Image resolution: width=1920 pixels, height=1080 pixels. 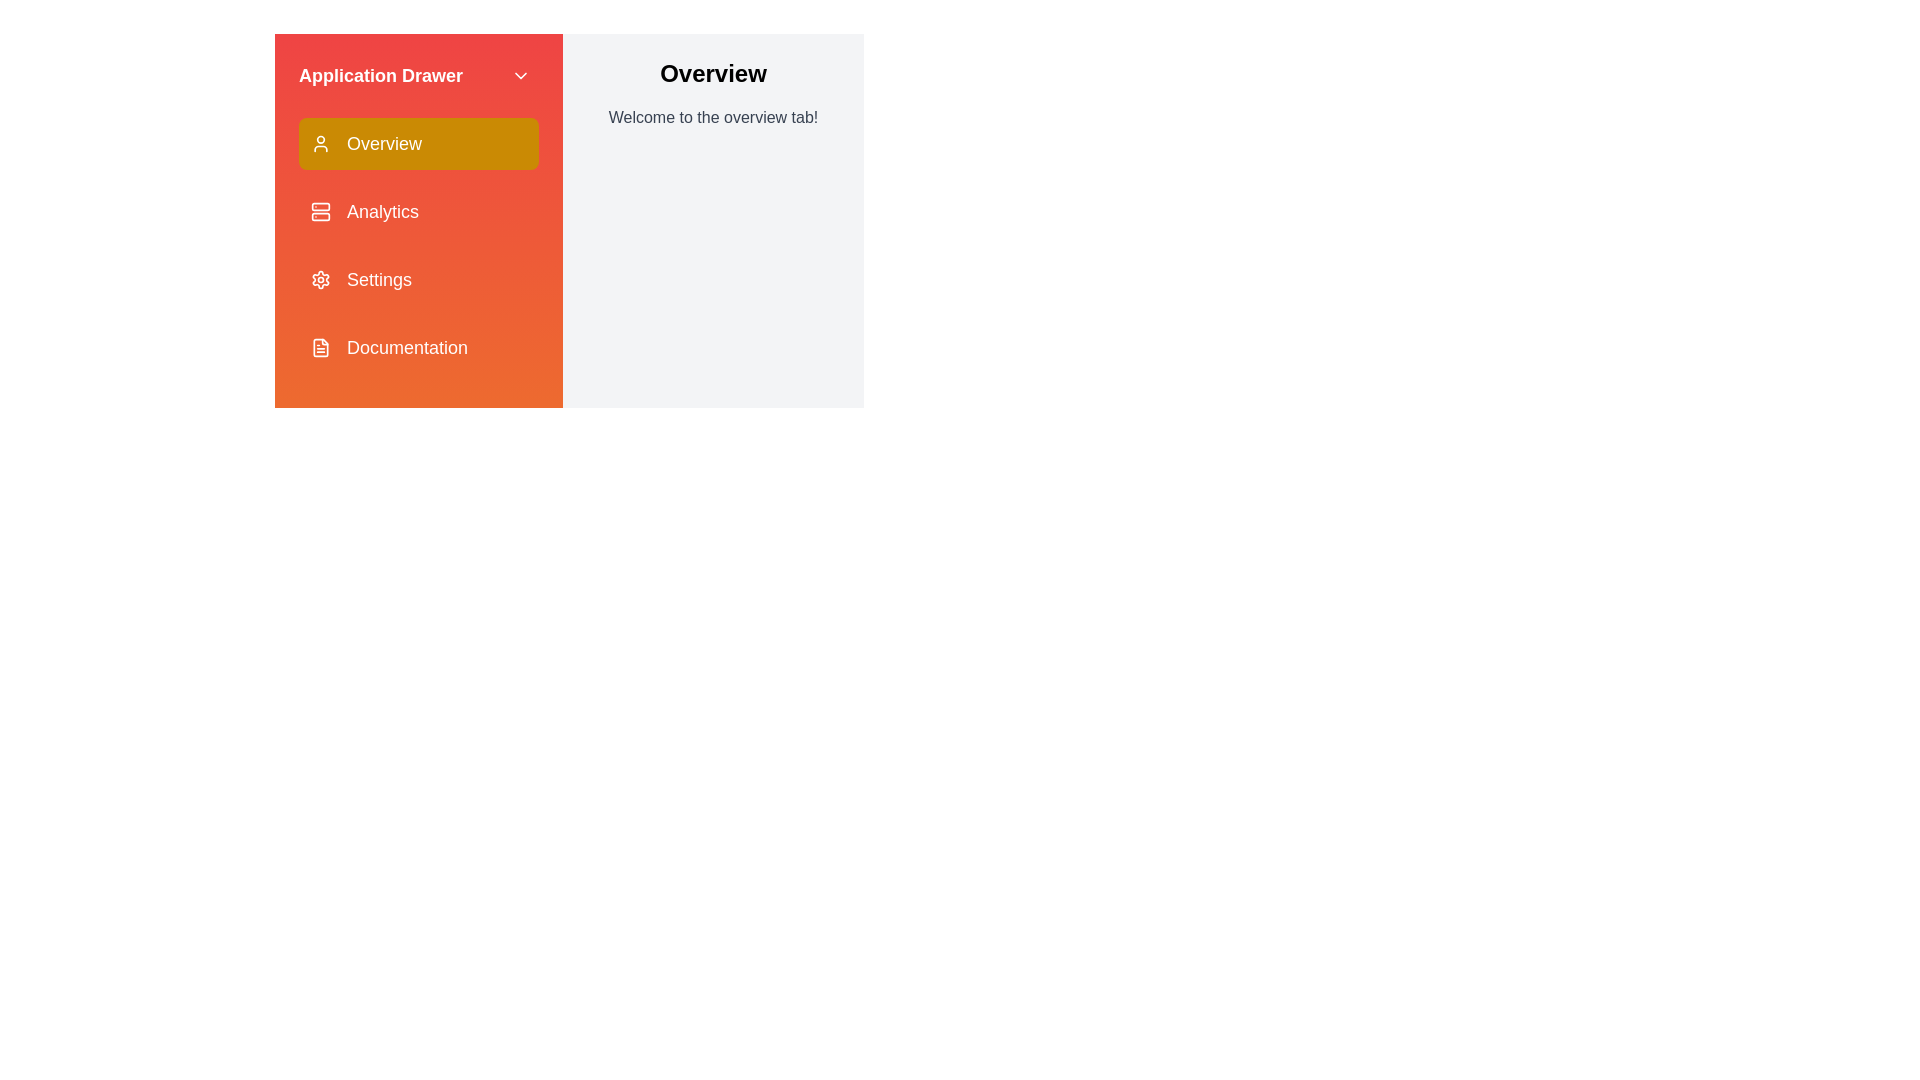 I want to click on the Menu button to reopen the drawer, so click(x=561, y=34).